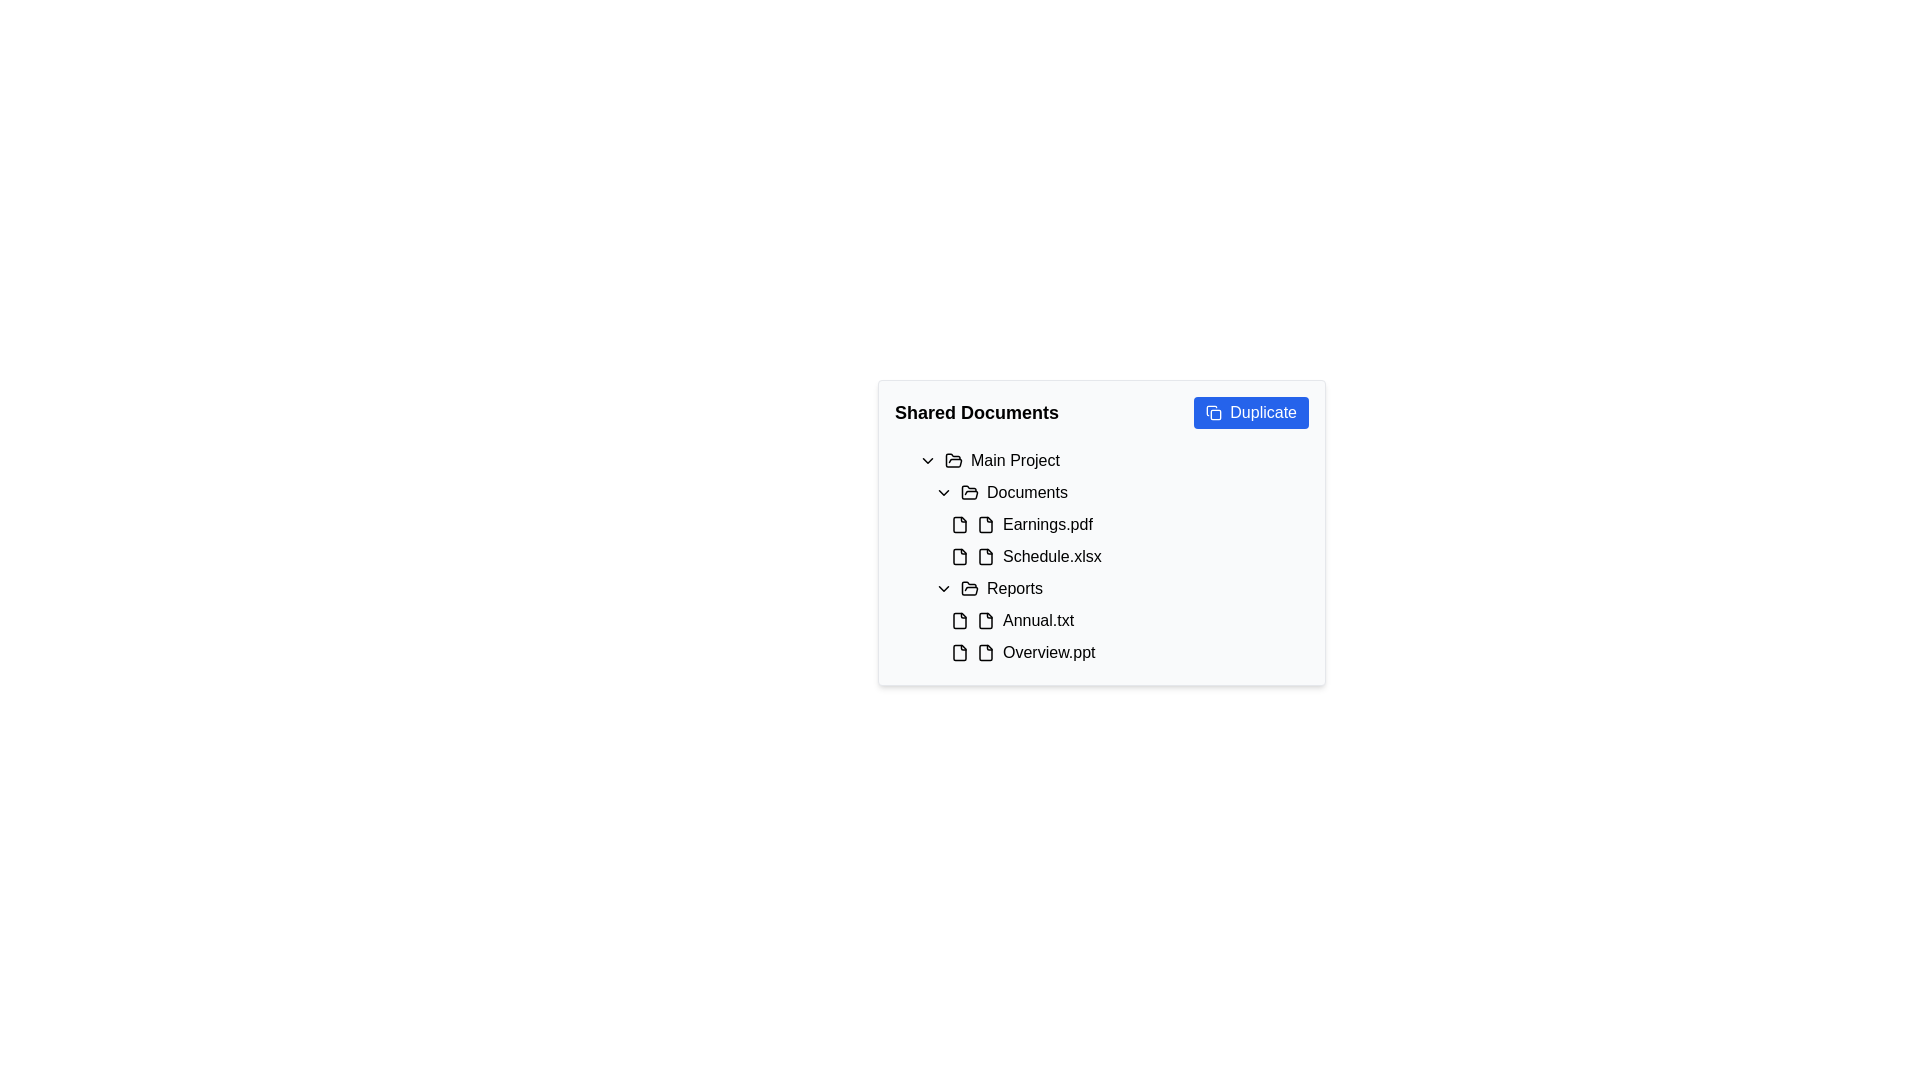 The image size is (1920, 1080). I want to click on the downward-pointing chevron icon located next to the 'Main Project' text, so click(926, 461).